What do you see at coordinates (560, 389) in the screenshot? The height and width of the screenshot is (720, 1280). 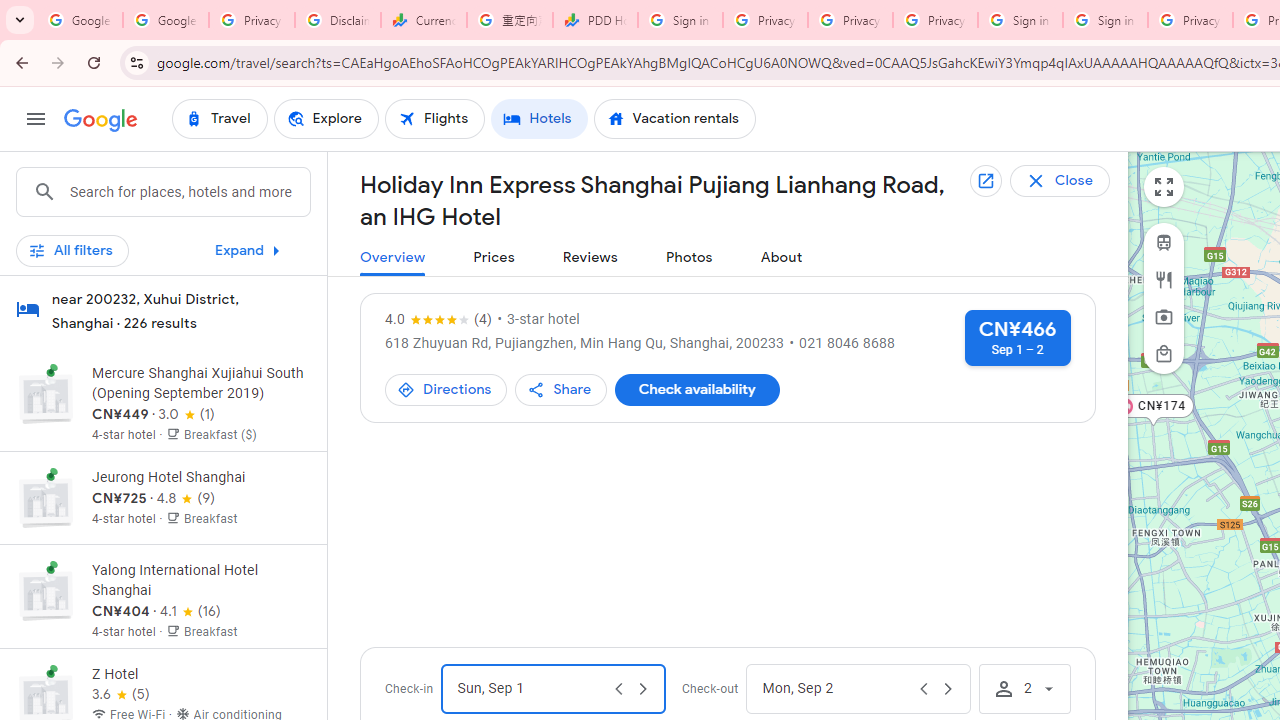 I see `'Share'` at bounding box center [560, 389].